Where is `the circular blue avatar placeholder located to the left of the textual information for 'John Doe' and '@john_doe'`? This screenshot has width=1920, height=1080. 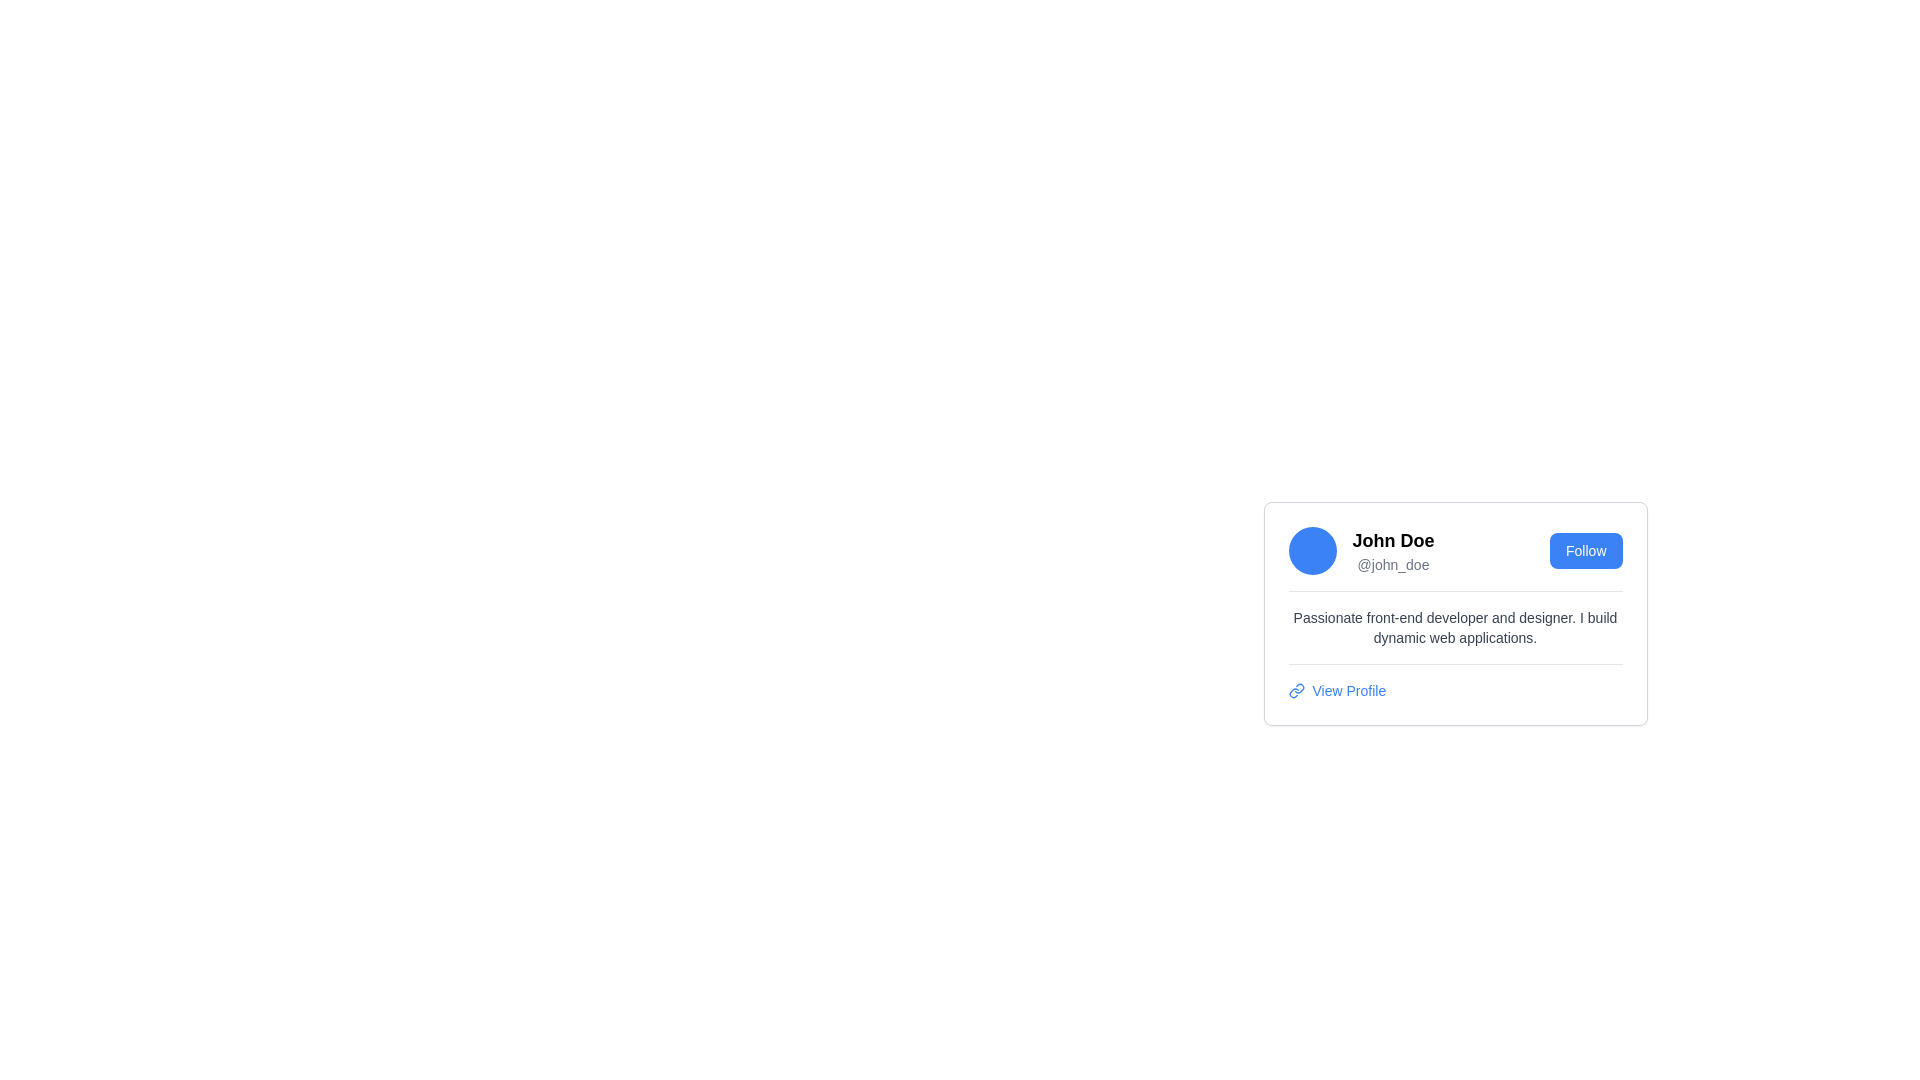 the circular blue avatar placeholder located to the left of the textual information for 'John Doe' and '@john_doe' is located at coordinates (1312, 551).